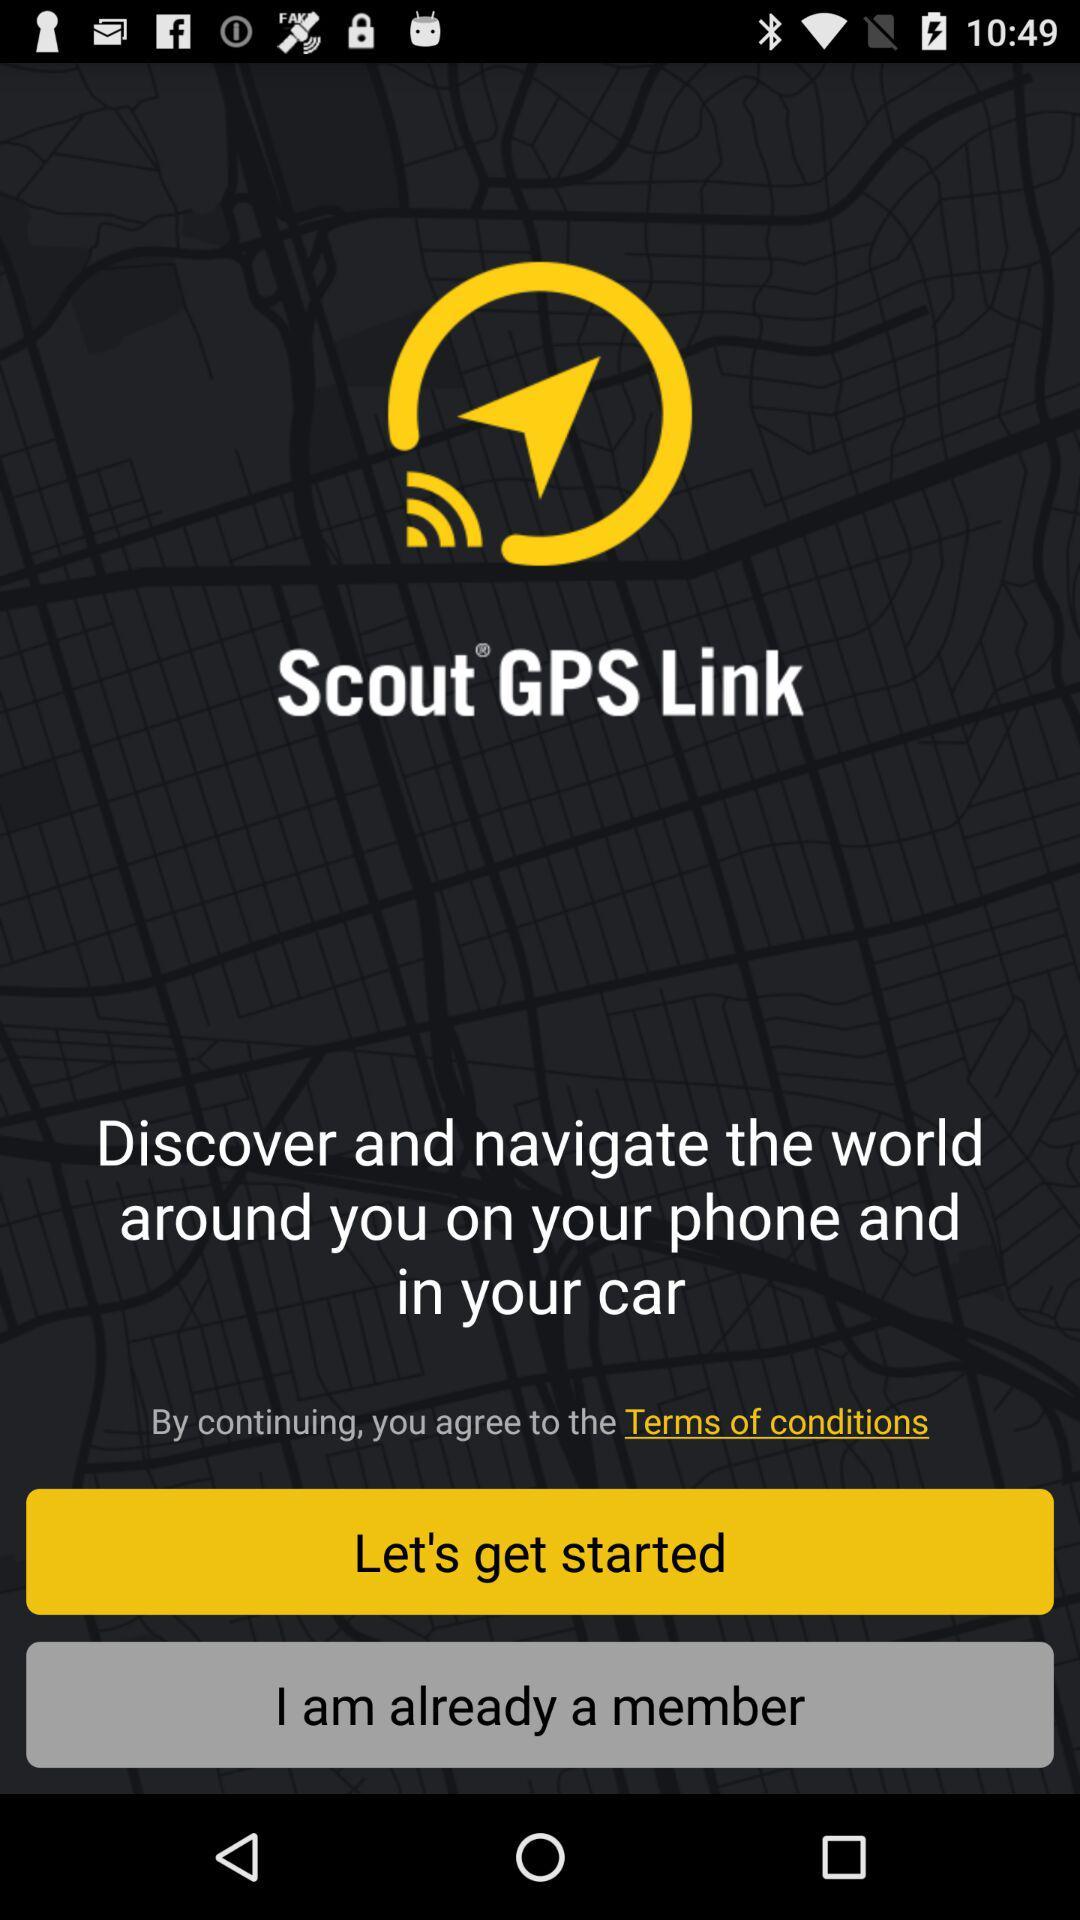 The width and height of the screenshot is (1080, 1920). I want to click on the by continuing you app, so click(540, 1413).